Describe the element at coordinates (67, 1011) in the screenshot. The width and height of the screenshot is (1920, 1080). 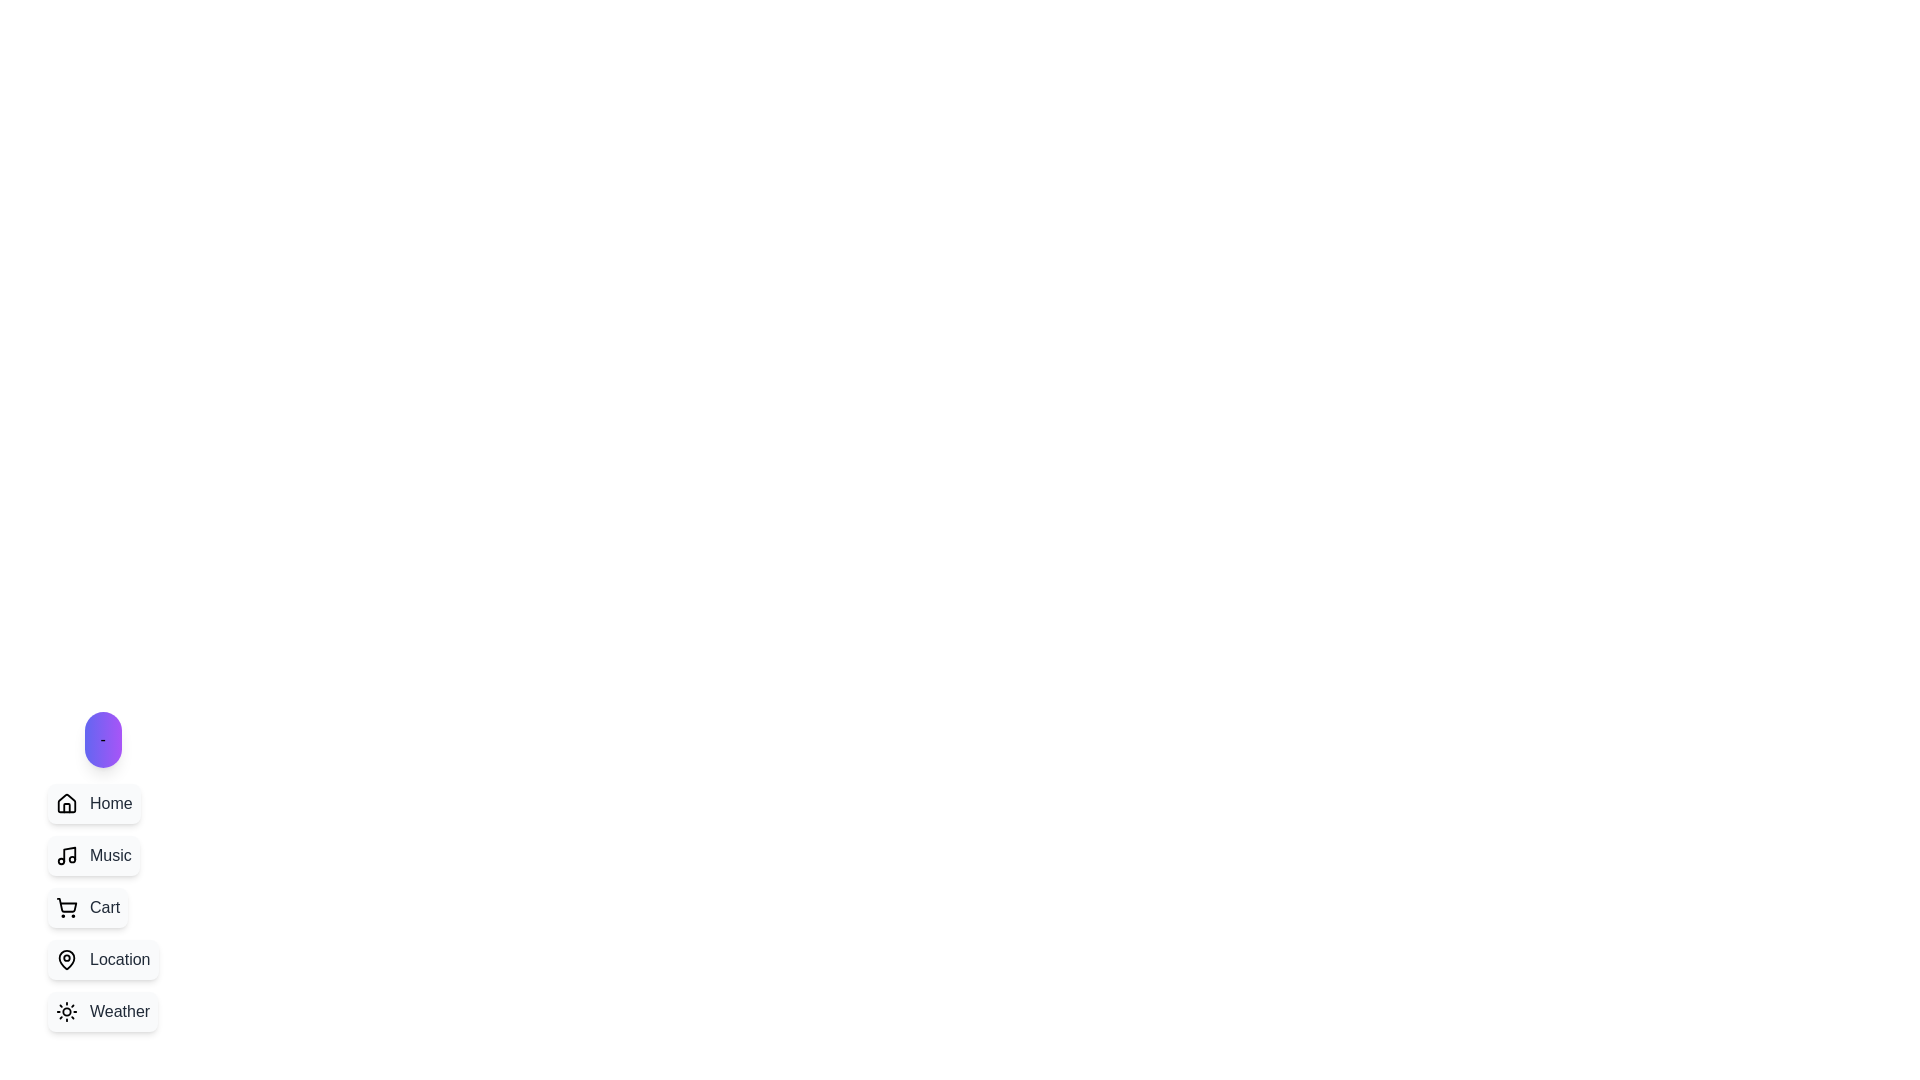
I see `the stylized sun icon located on the left panel of the interface, adjacent to the 'Weather' text label` at that location.